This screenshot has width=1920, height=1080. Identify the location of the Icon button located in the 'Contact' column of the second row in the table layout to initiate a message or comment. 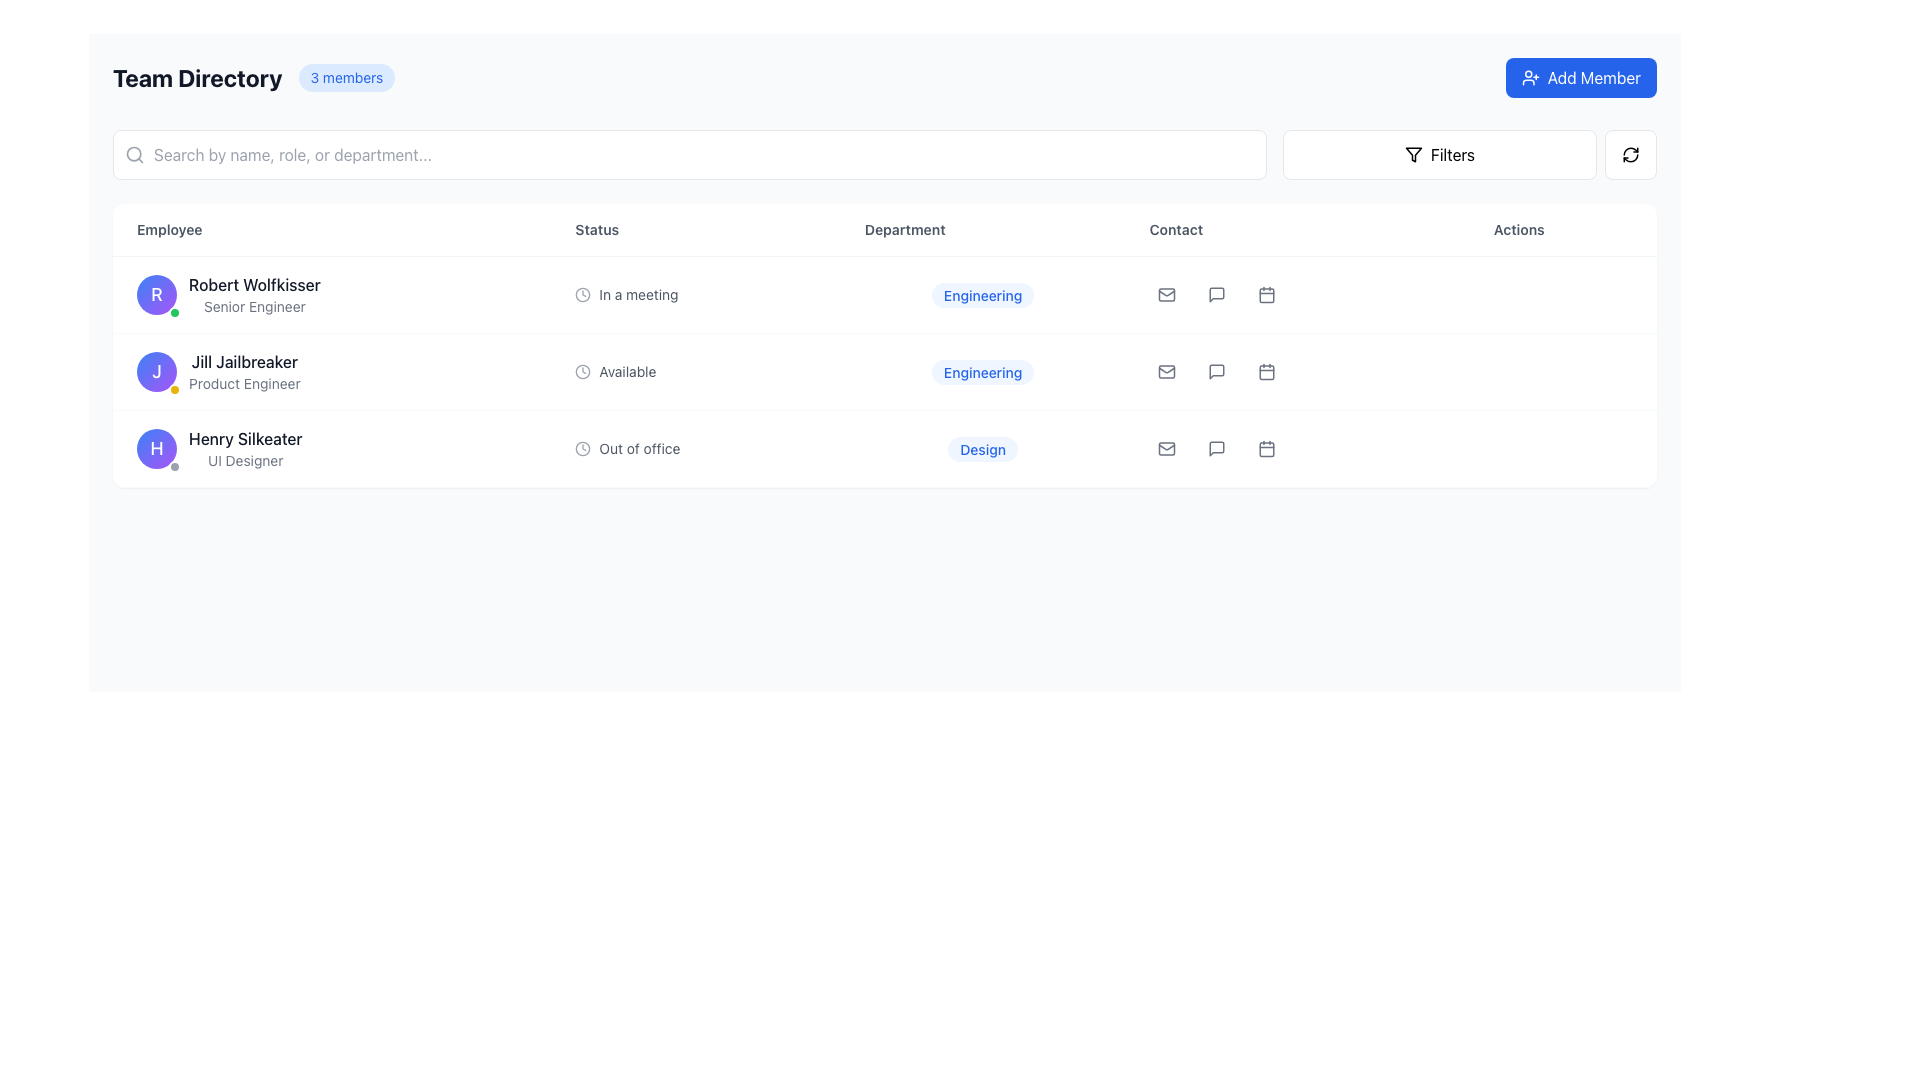
(1215, 294).